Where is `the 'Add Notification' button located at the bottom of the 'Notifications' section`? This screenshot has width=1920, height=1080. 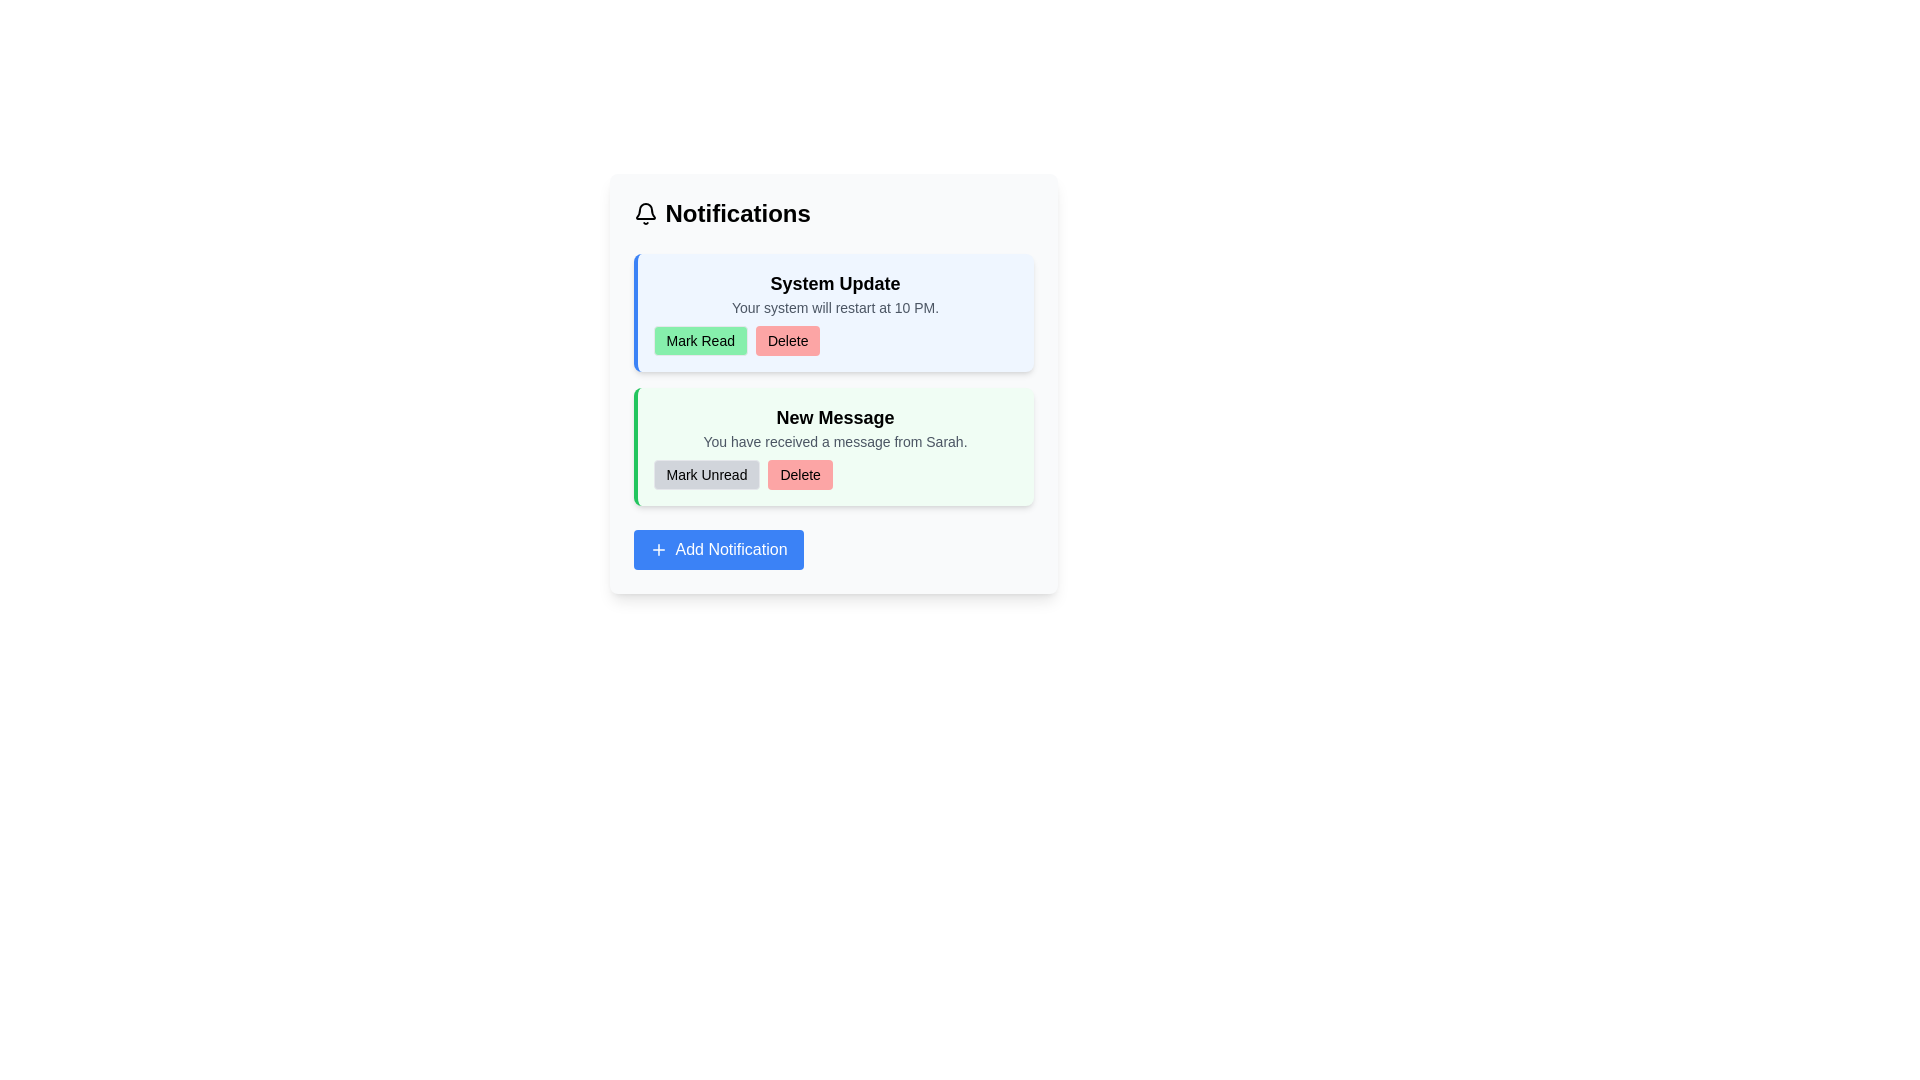 the 'Add Notification' button located at the bottom of the 'Notifications' section is located at coordinates (718, 550).